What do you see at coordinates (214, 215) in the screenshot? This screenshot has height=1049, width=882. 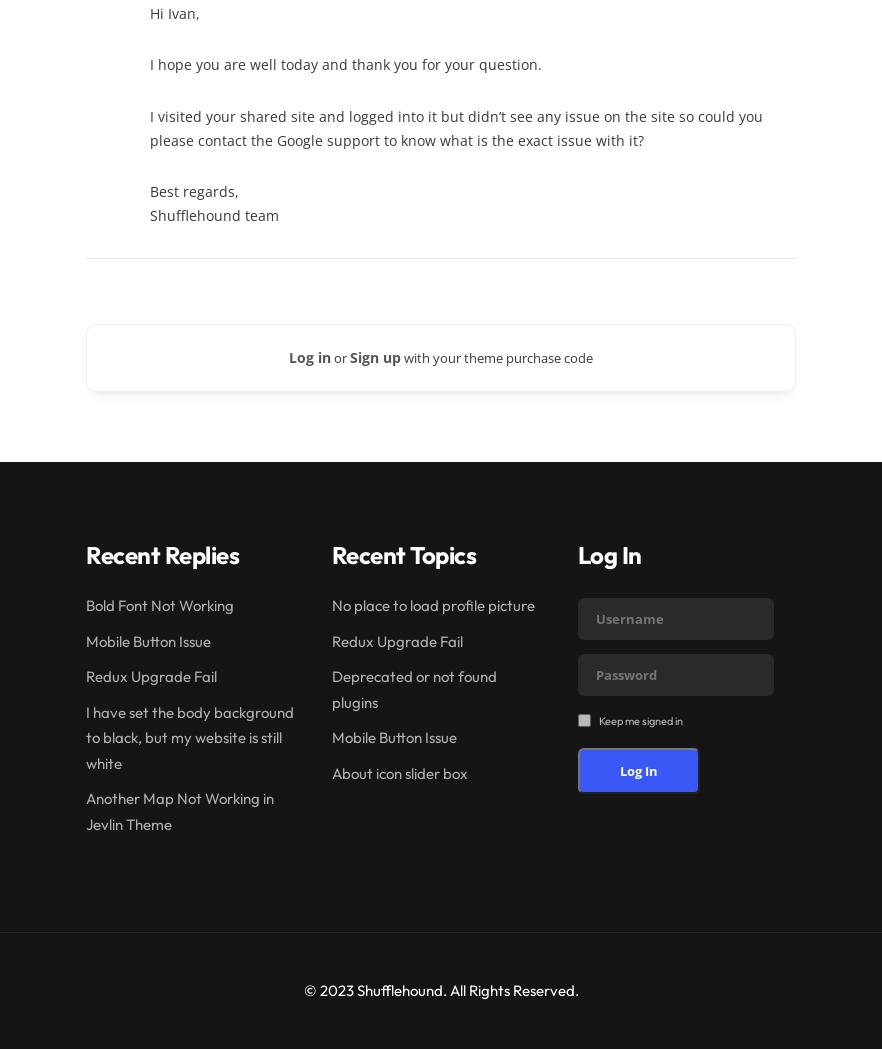 I see `'Shufflehound team'` at bounding box center [214, 215].